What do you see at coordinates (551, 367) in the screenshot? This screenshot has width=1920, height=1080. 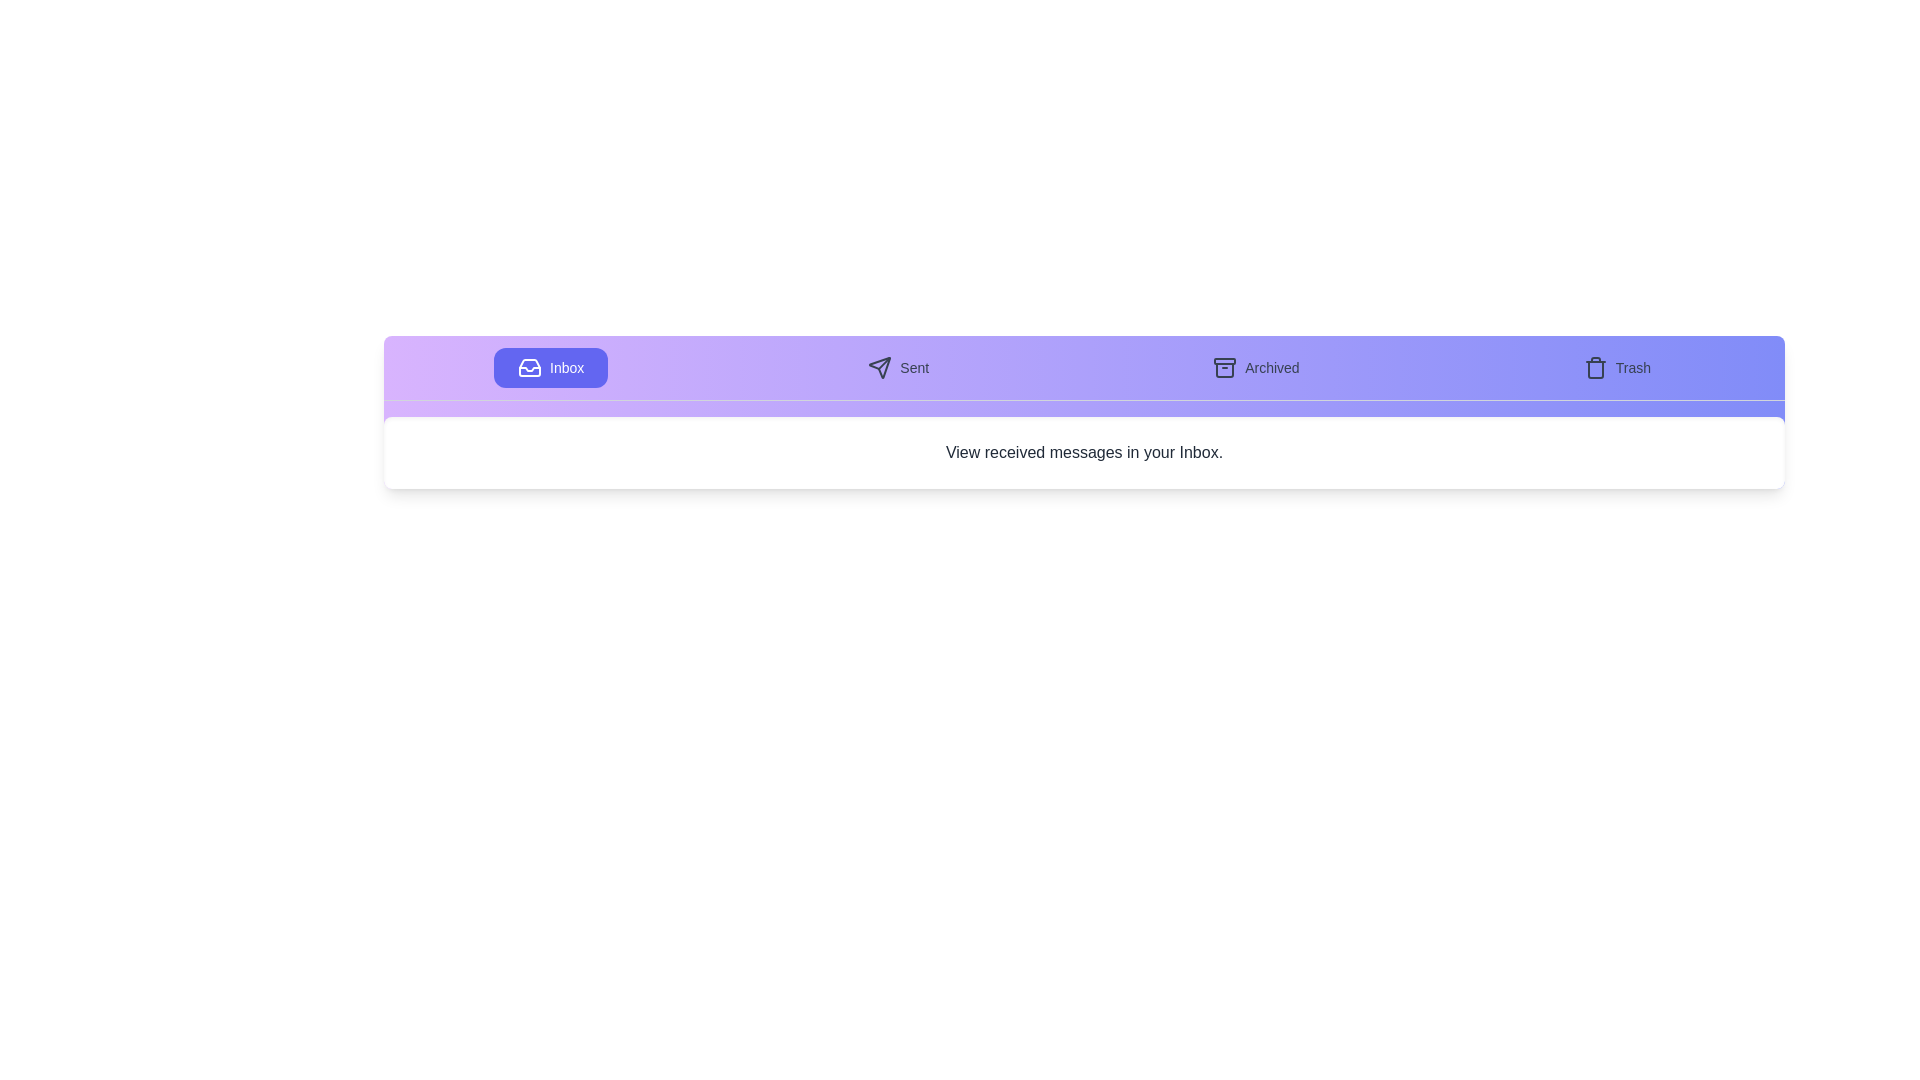 I see `the tab labeled Inbox` at bounding box center [551, 367].